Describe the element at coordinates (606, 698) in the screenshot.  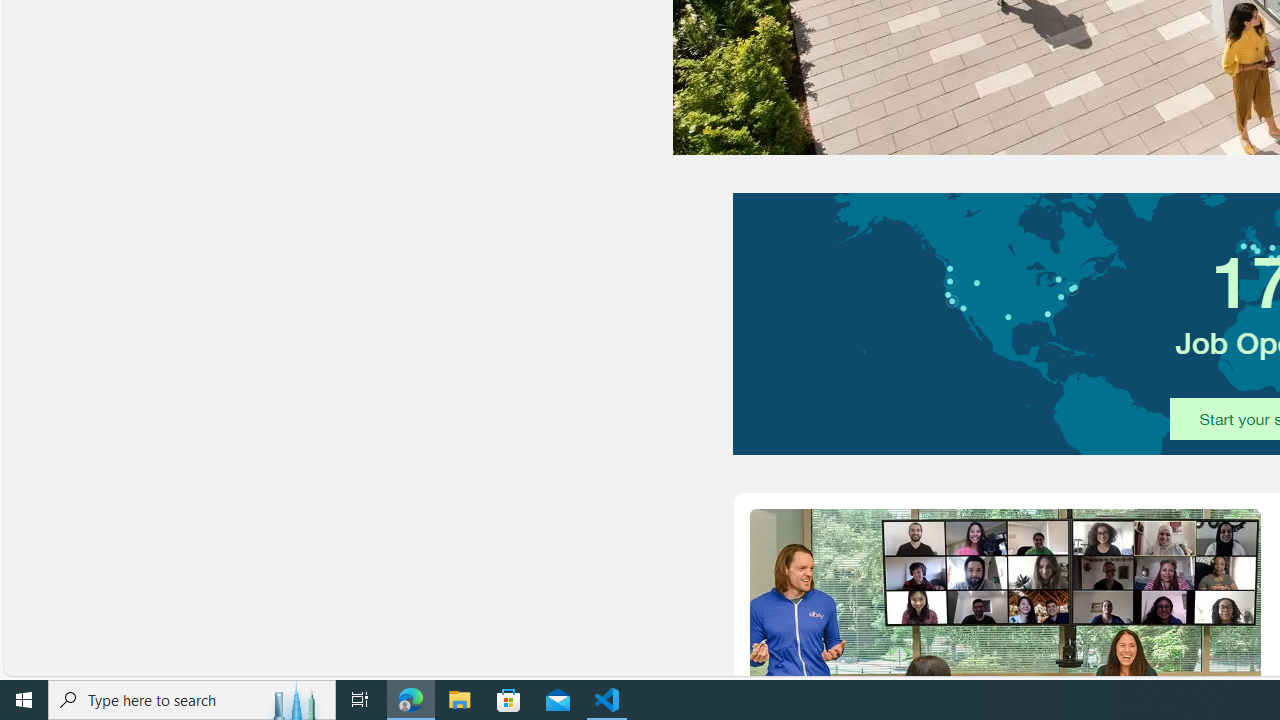
I see `'Visual Studio Code - 1 running window'` at that location.